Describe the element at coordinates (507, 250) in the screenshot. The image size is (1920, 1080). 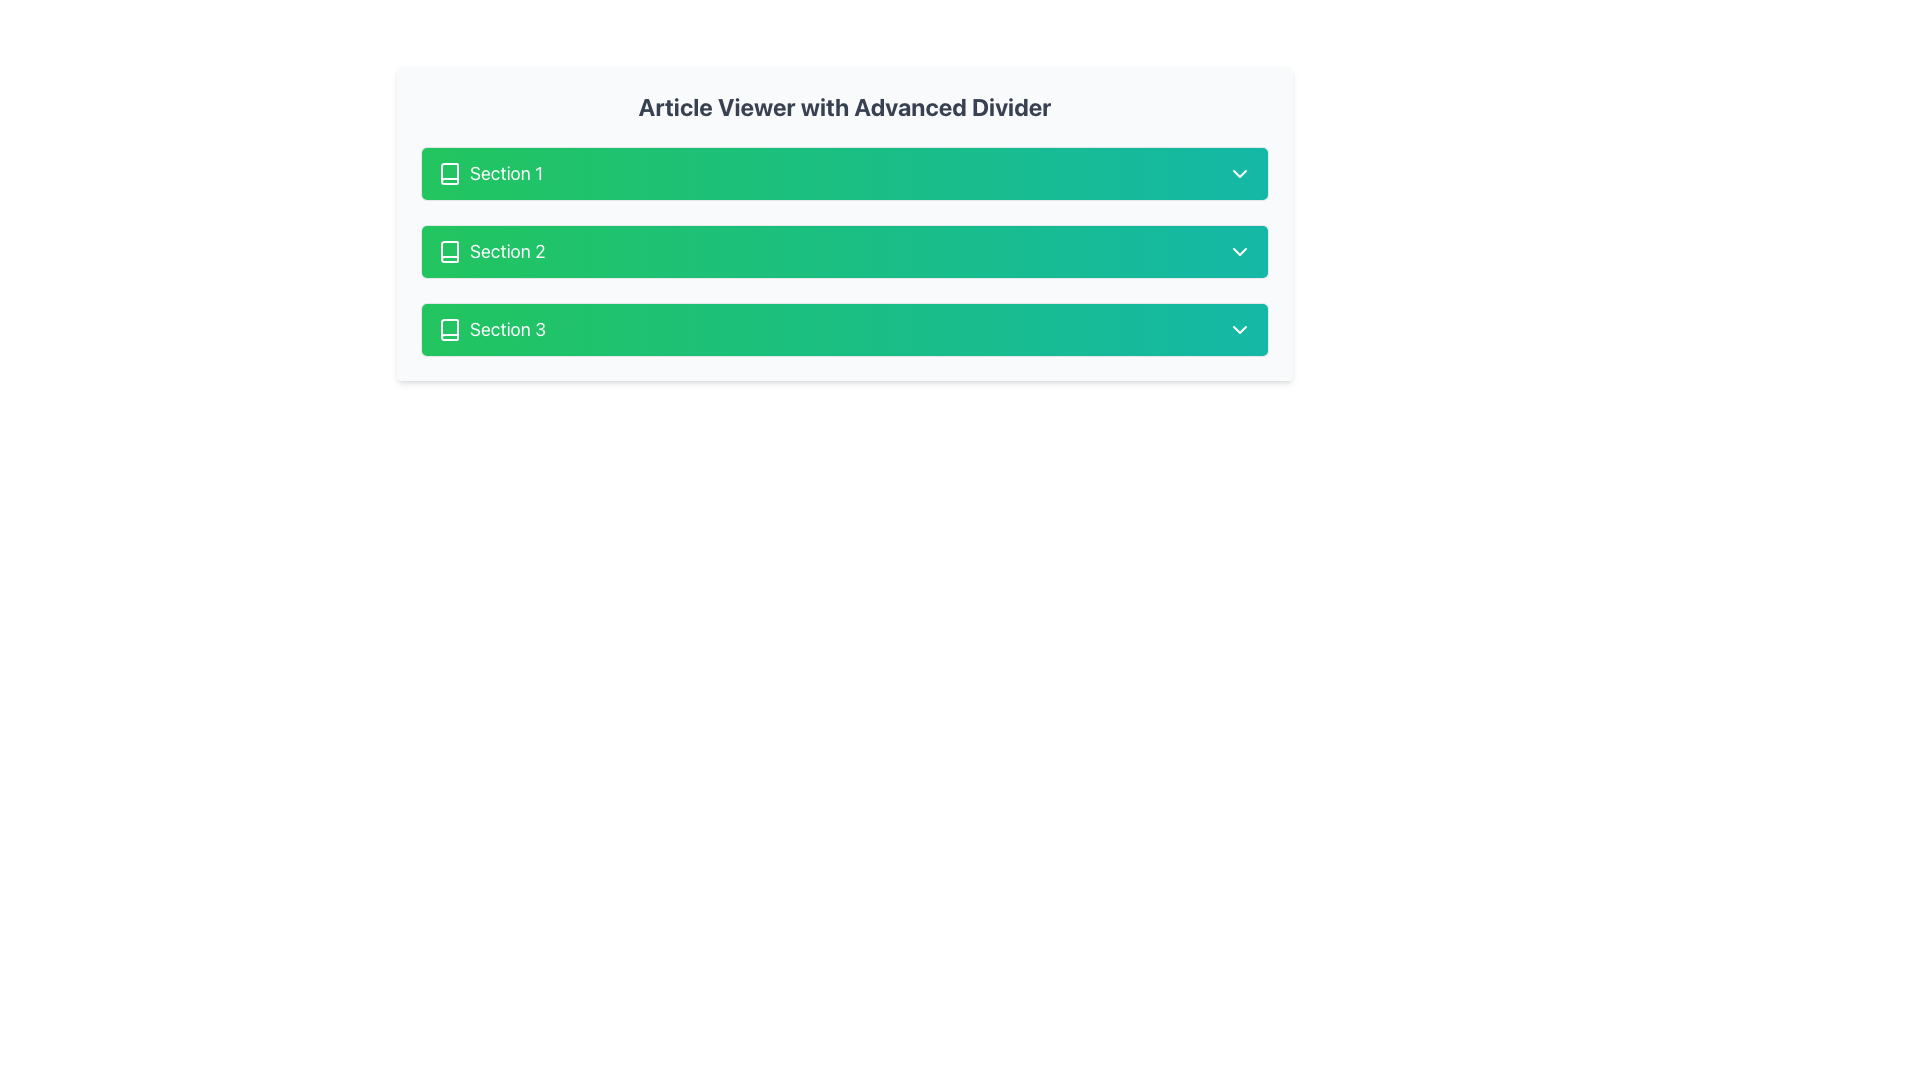
I see `the text label for the second section of content, which is located to the right of a book icon in a vertically stacked list beneath the 'Article Viewer with Advanced Divider' header` at that location.